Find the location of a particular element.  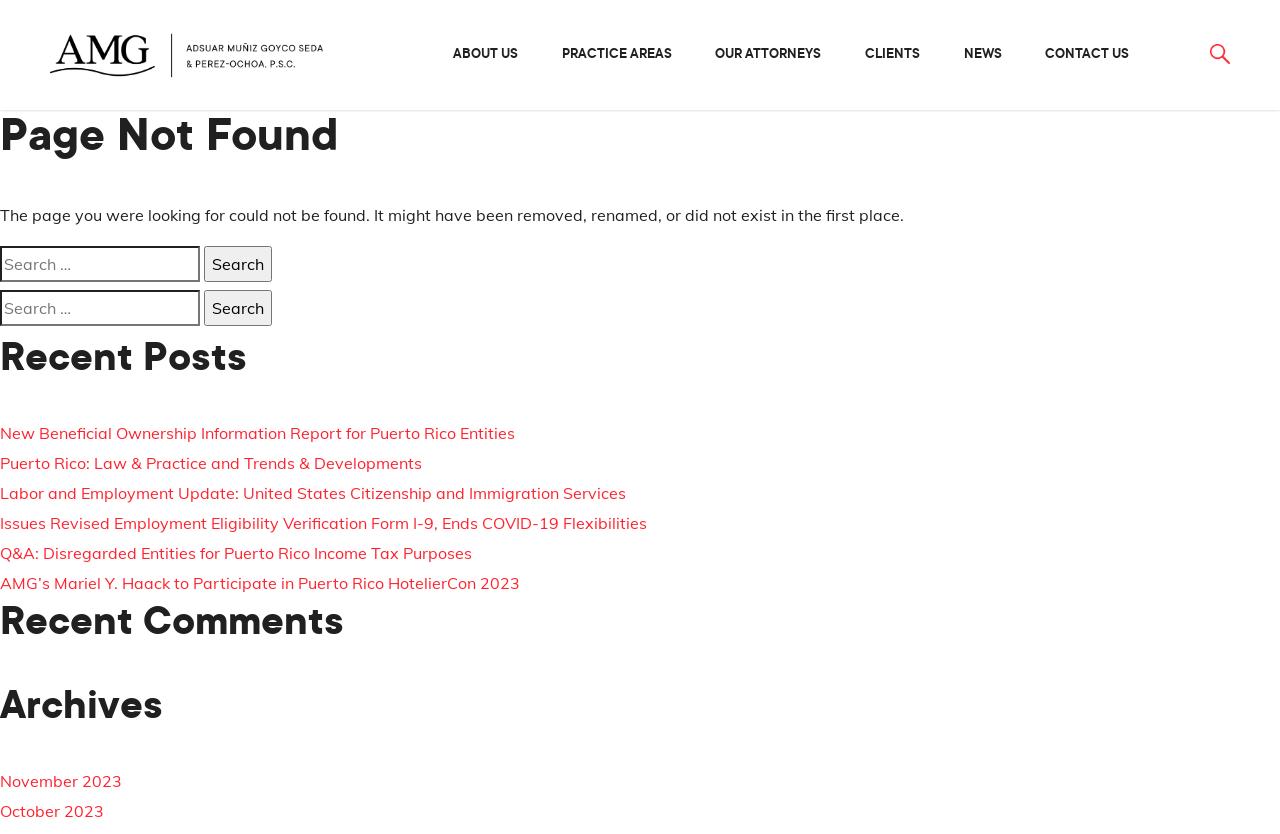

'Issues Revised Employment Eligibility Verification Form I-9, Ends COVID-19 Flexibilities' is located at coordinates (0, 522).